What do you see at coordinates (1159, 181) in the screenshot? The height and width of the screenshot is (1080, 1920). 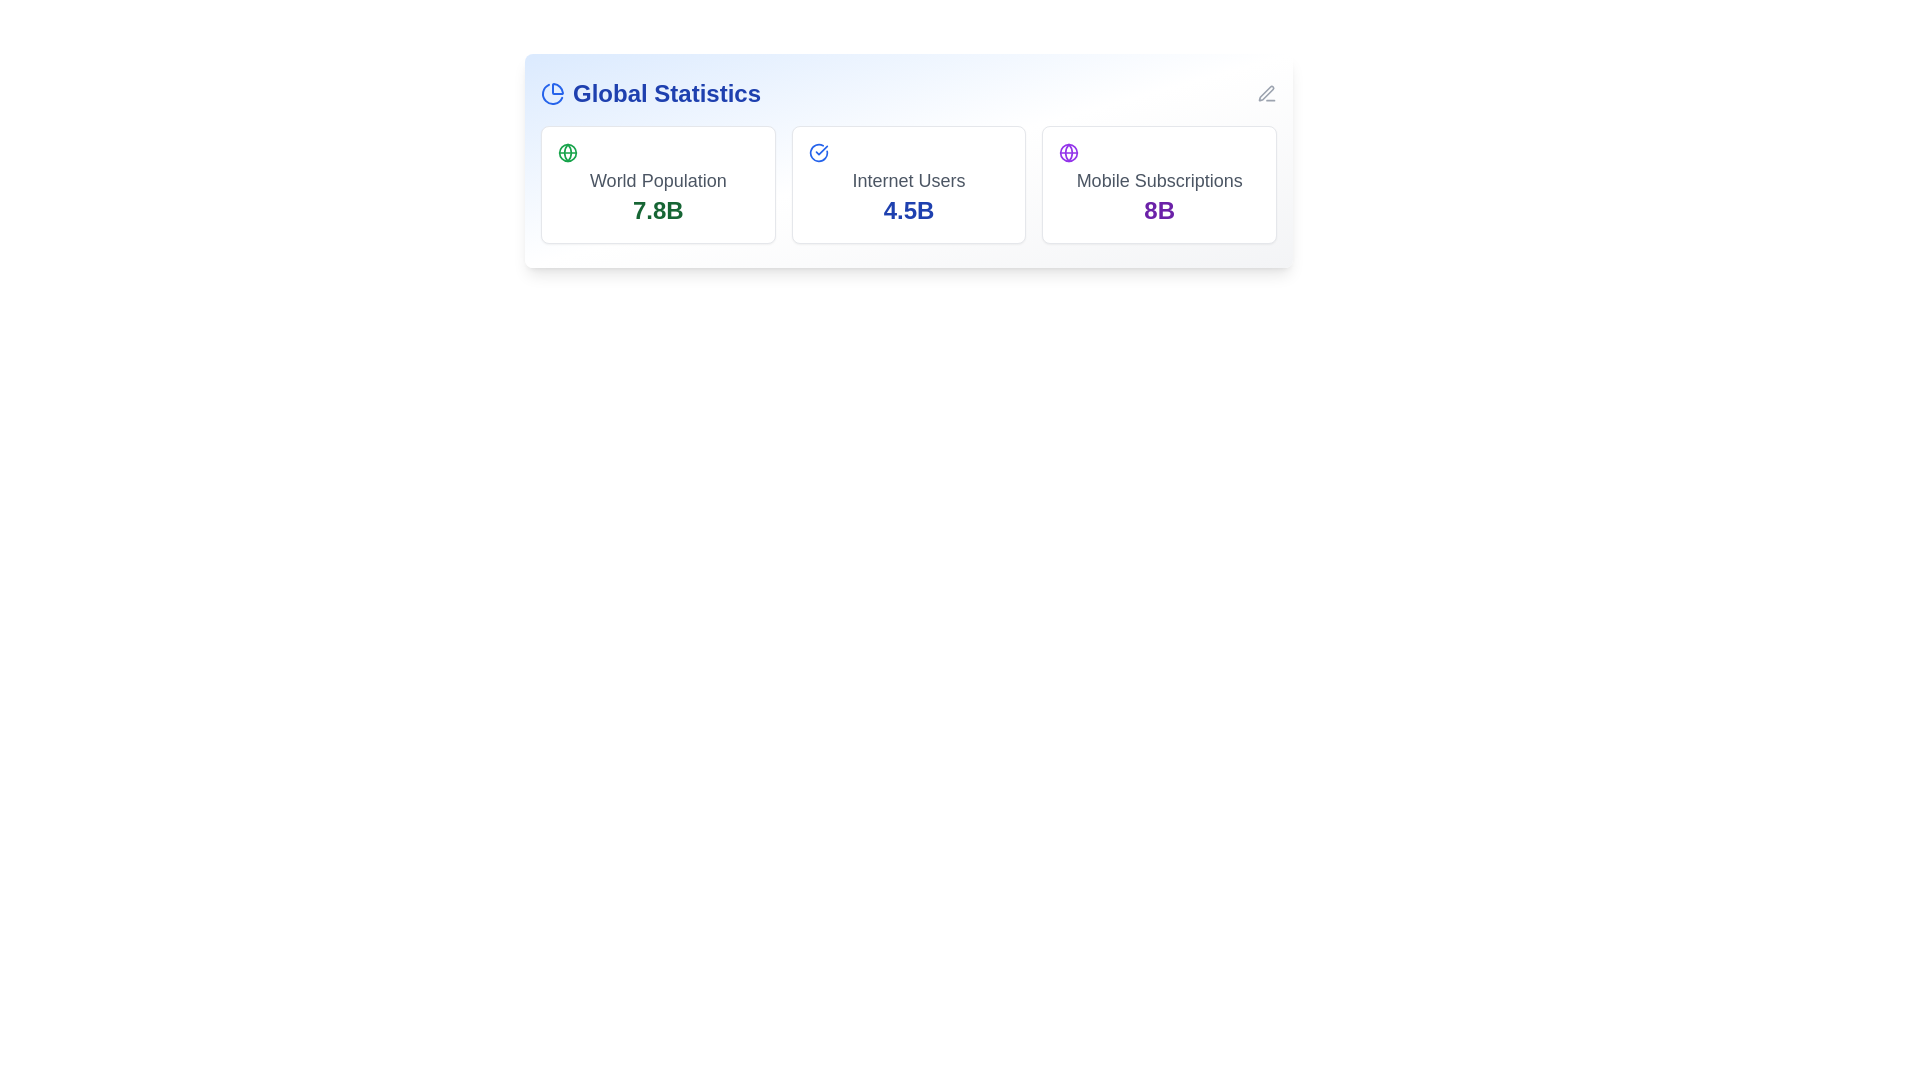 I see `the text label that describes the data point '8B' for mobile subscriptions, located inside the 'Mobile Subscriptions' panel in the third card from the left, positioned above the statistic '8B' and next to a purple globe icon` at bounding box center [1159, 181].